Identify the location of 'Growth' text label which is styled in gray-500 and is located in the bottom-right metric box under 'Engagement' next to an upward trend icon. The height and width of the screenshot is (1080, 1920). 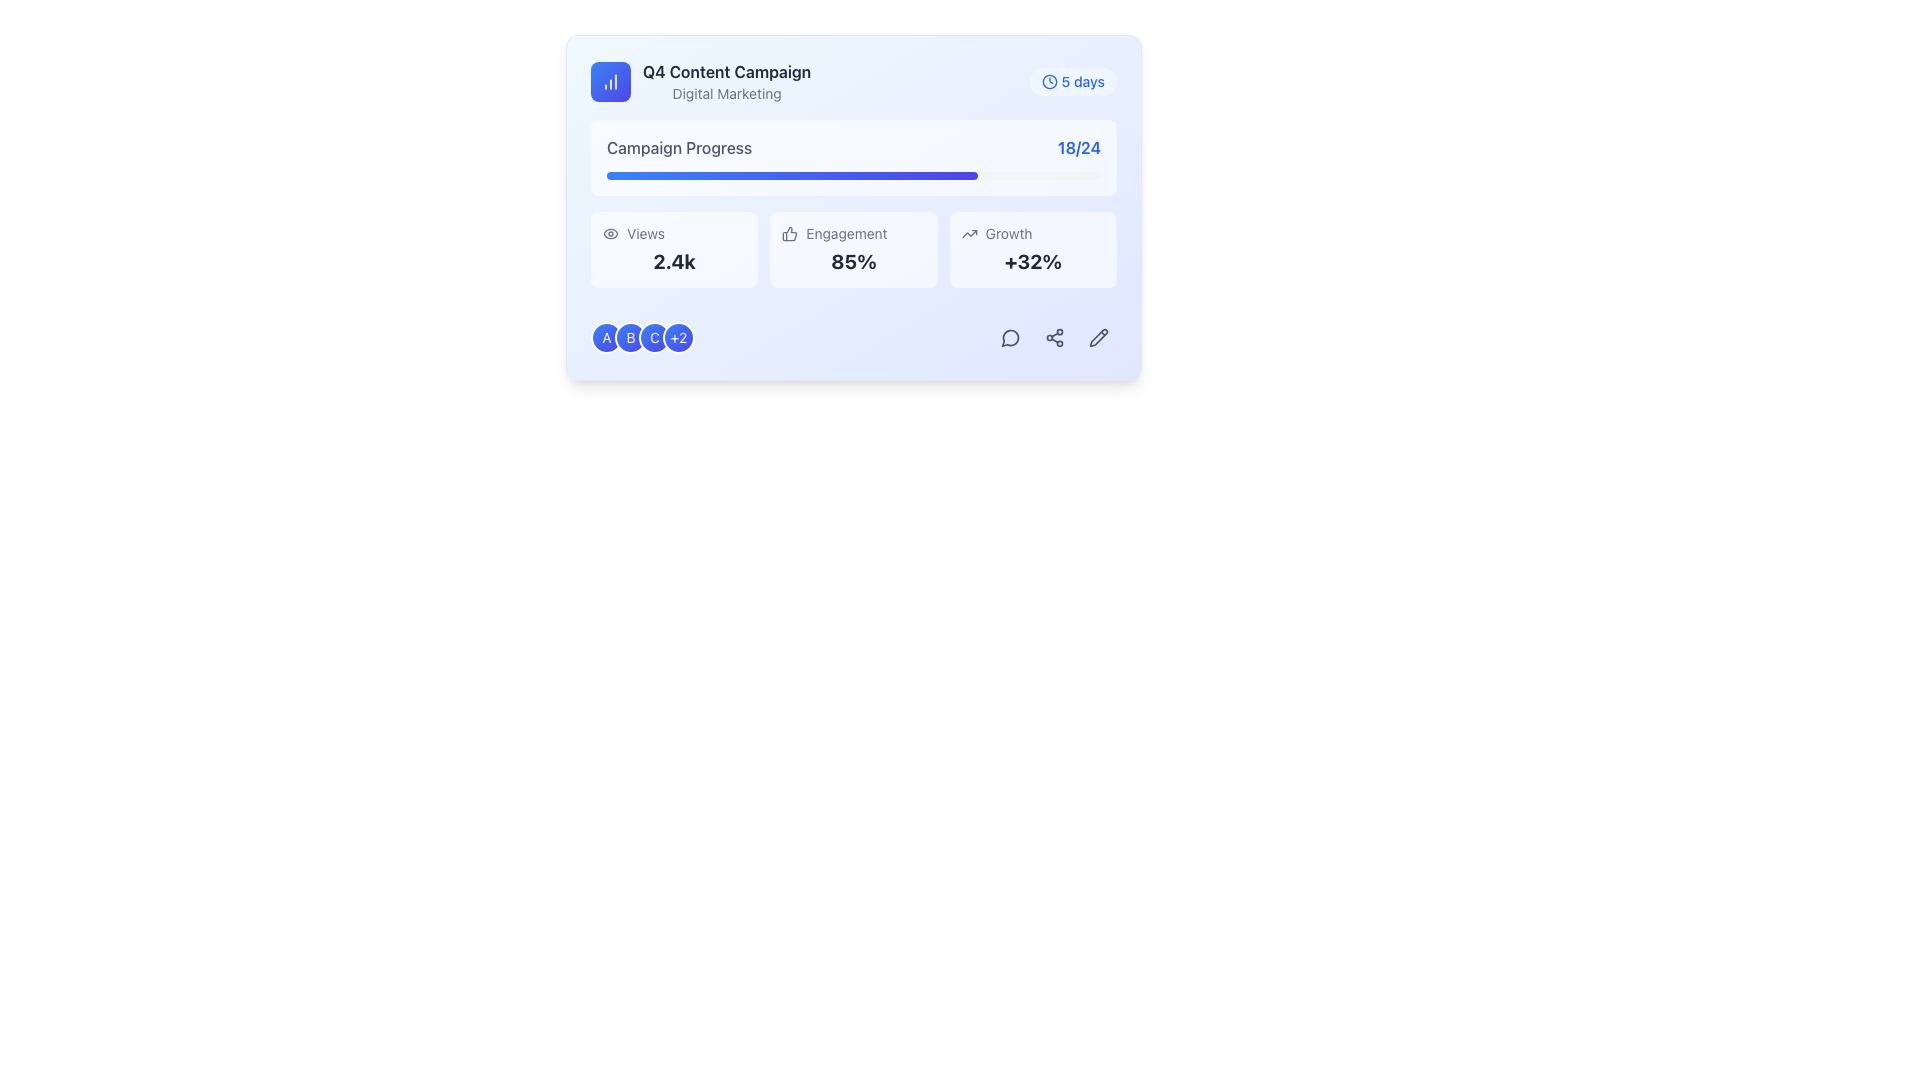
(1009, 233).